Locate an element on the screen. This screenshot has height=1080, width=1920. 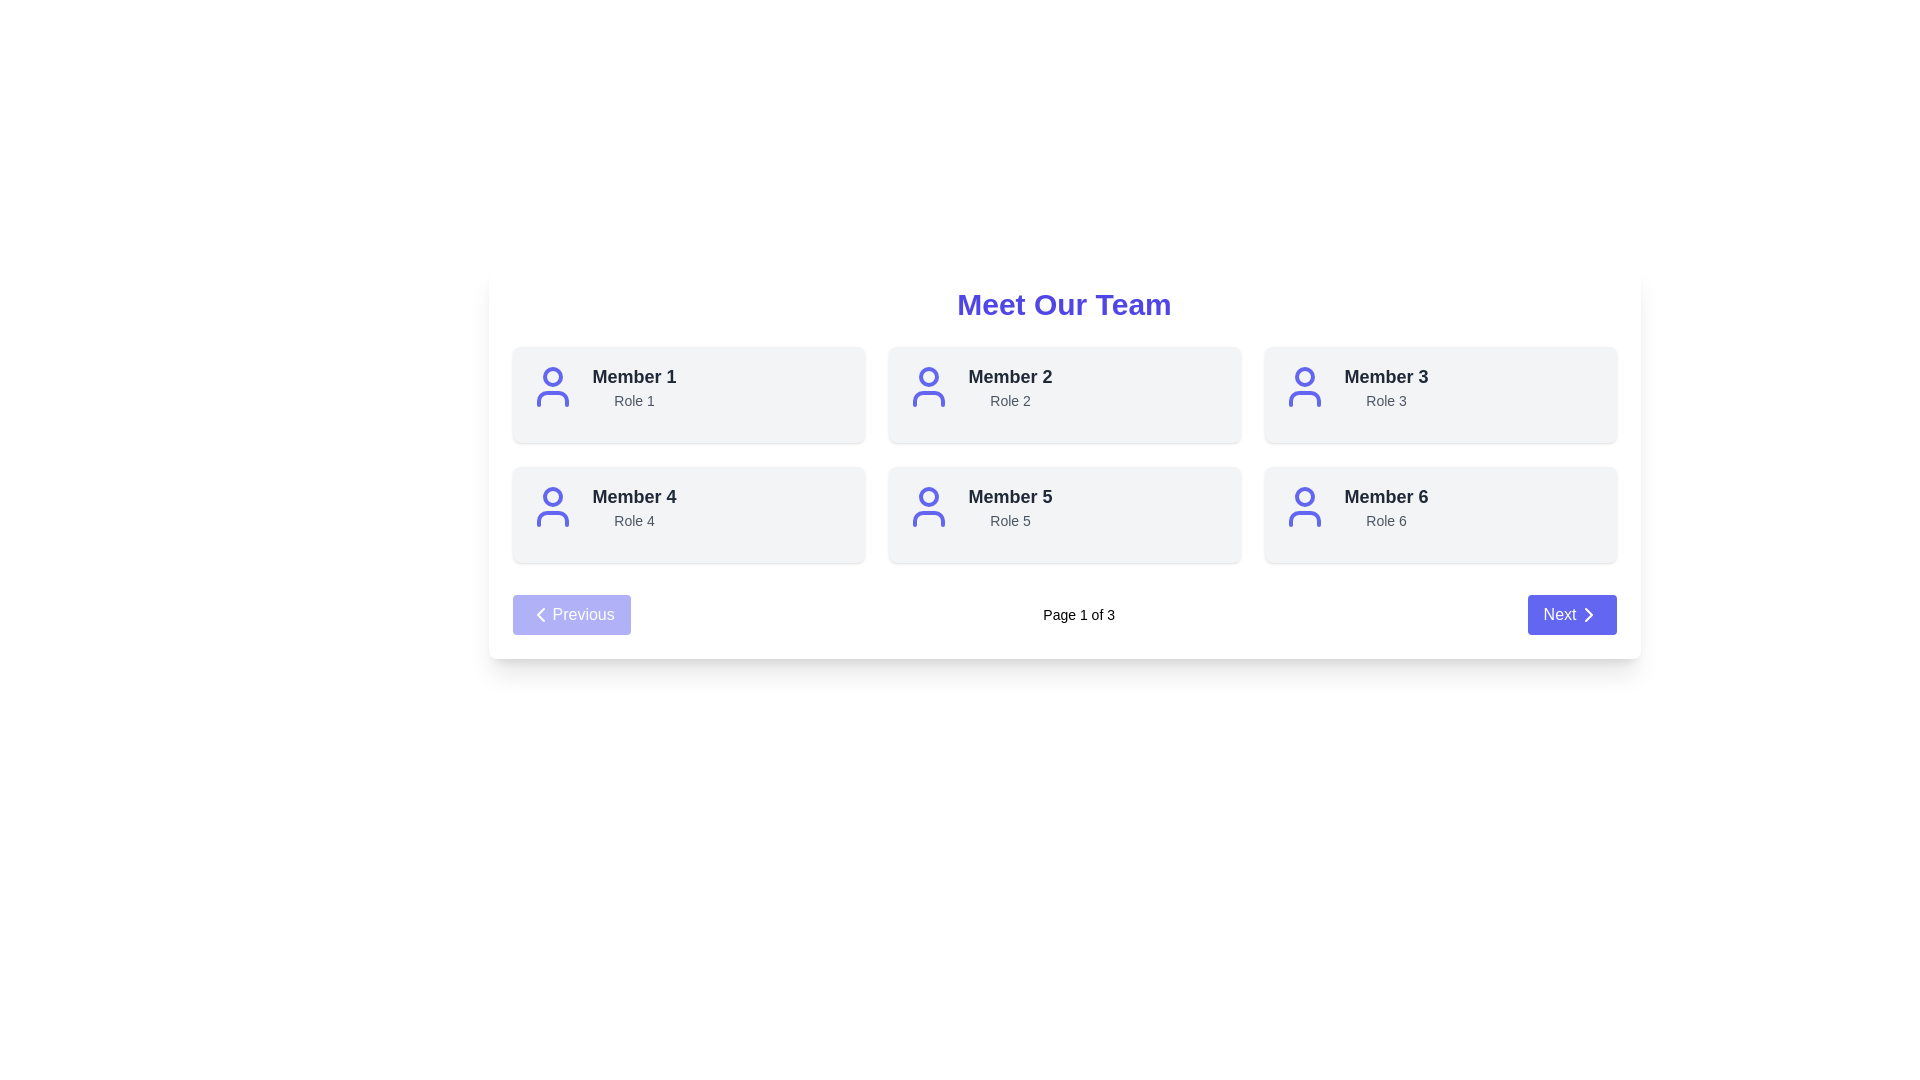
the SVG circle element representing the head of 'Member 5' in the user icon layout is located at coordinates (927, 496).